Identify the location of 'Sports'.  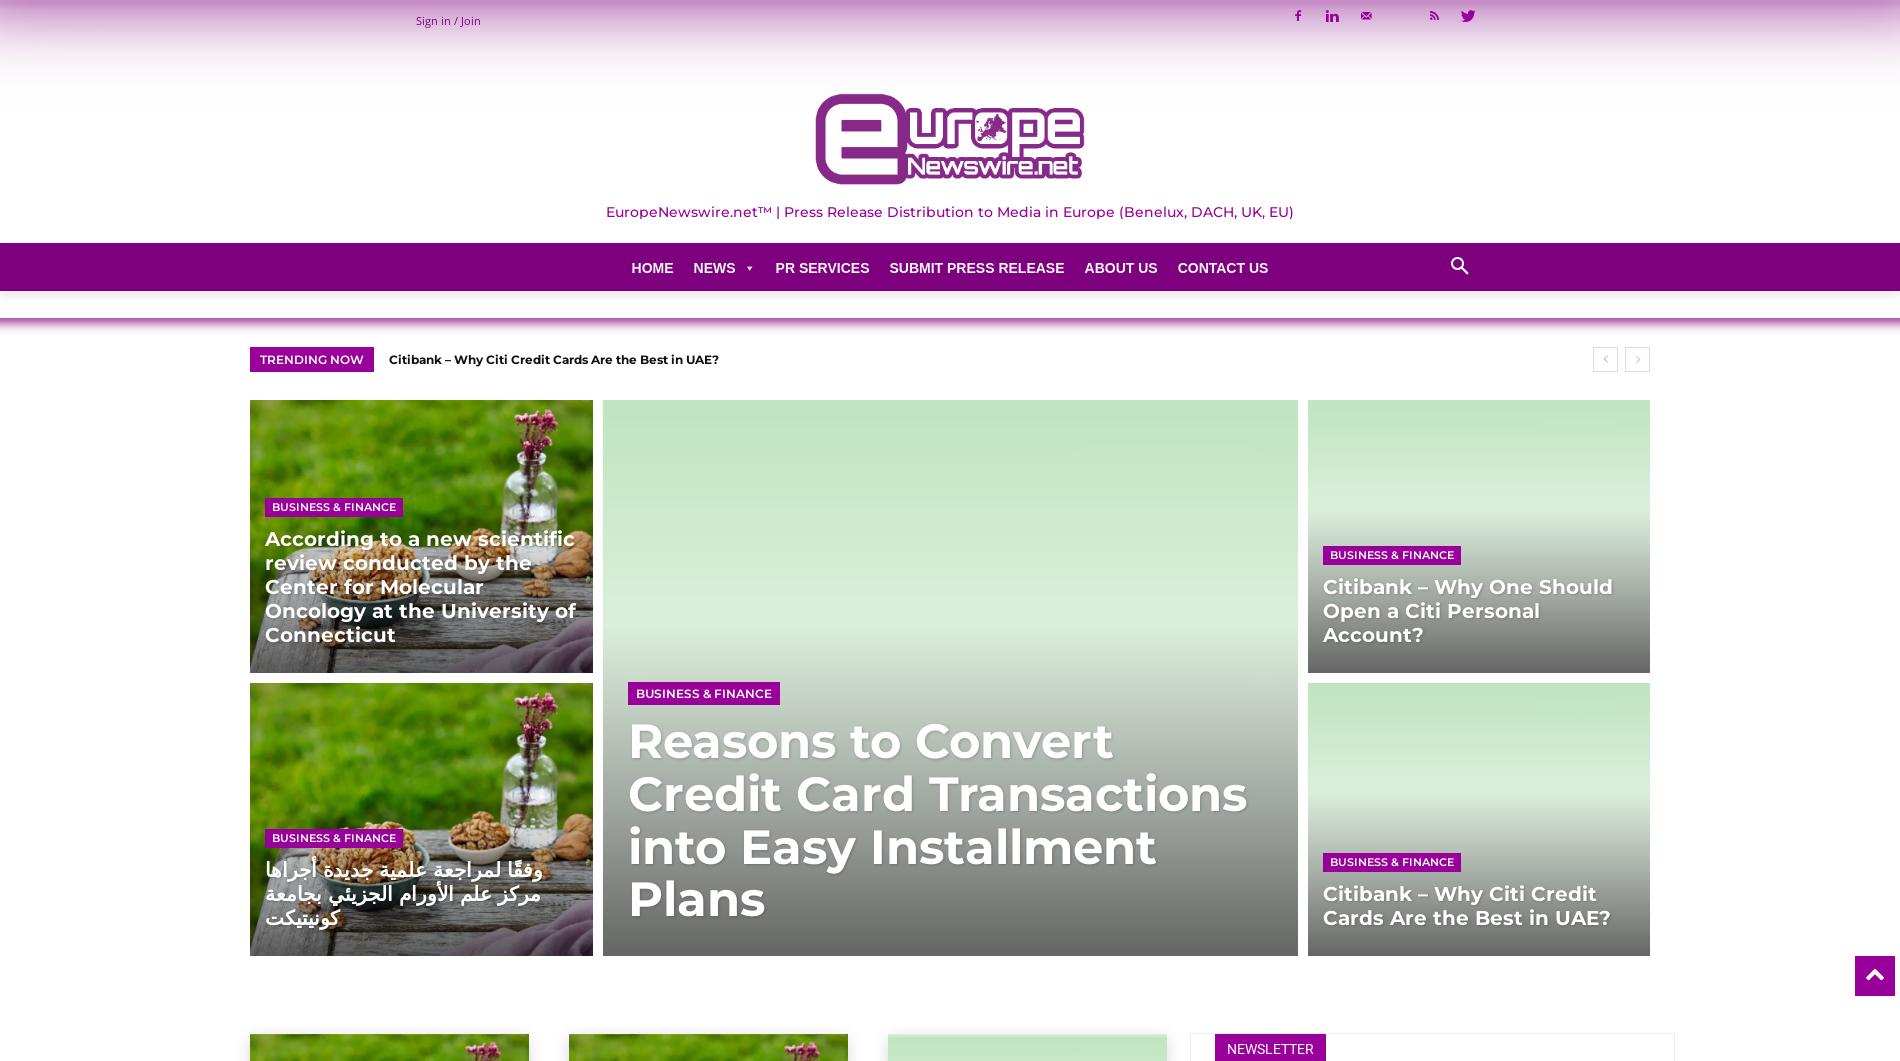
(710, 764).